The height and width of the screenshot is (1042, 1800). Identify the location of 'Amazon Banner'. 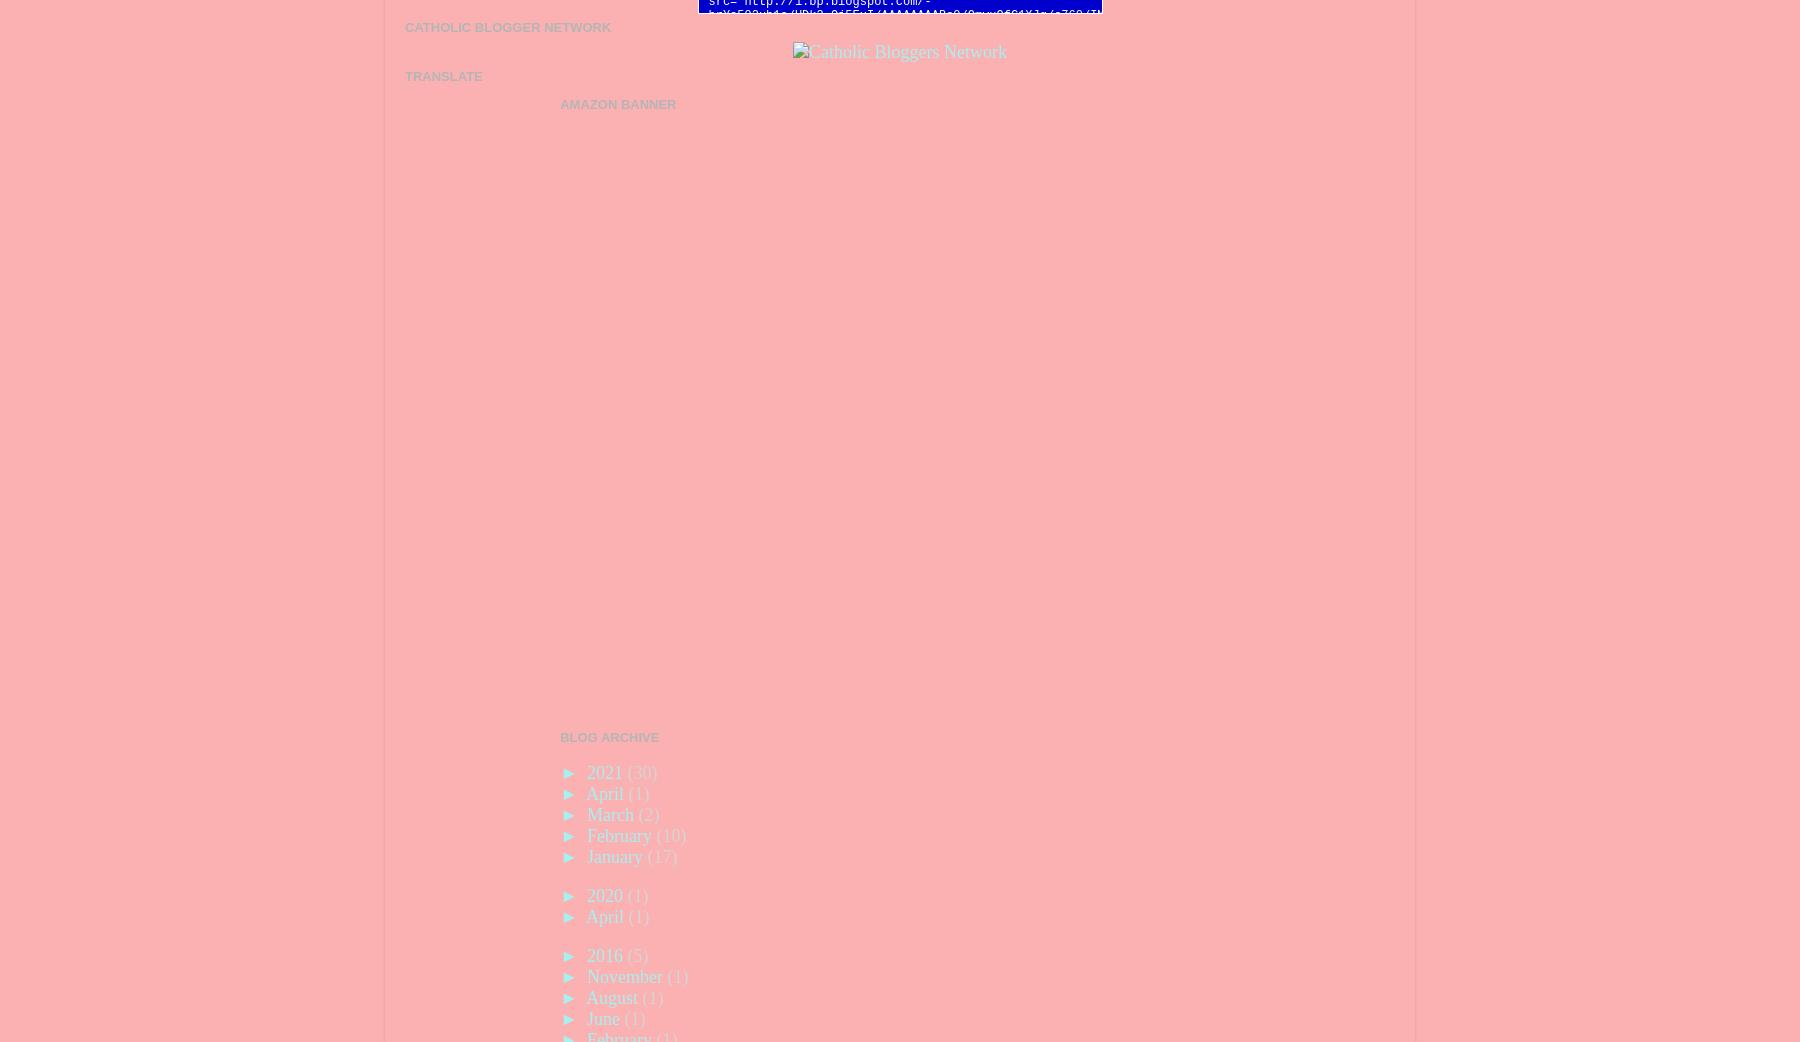
(617, 104).